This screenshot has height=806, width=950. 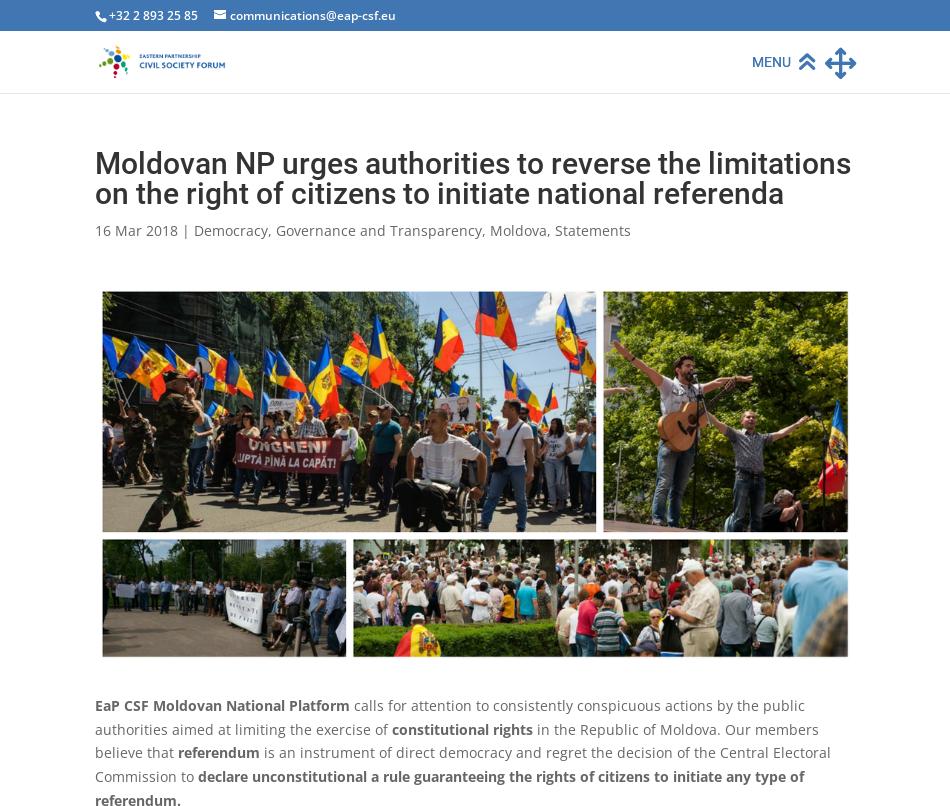 I want to click on '+32 2 893 25 85', so click(x=153, y=15).